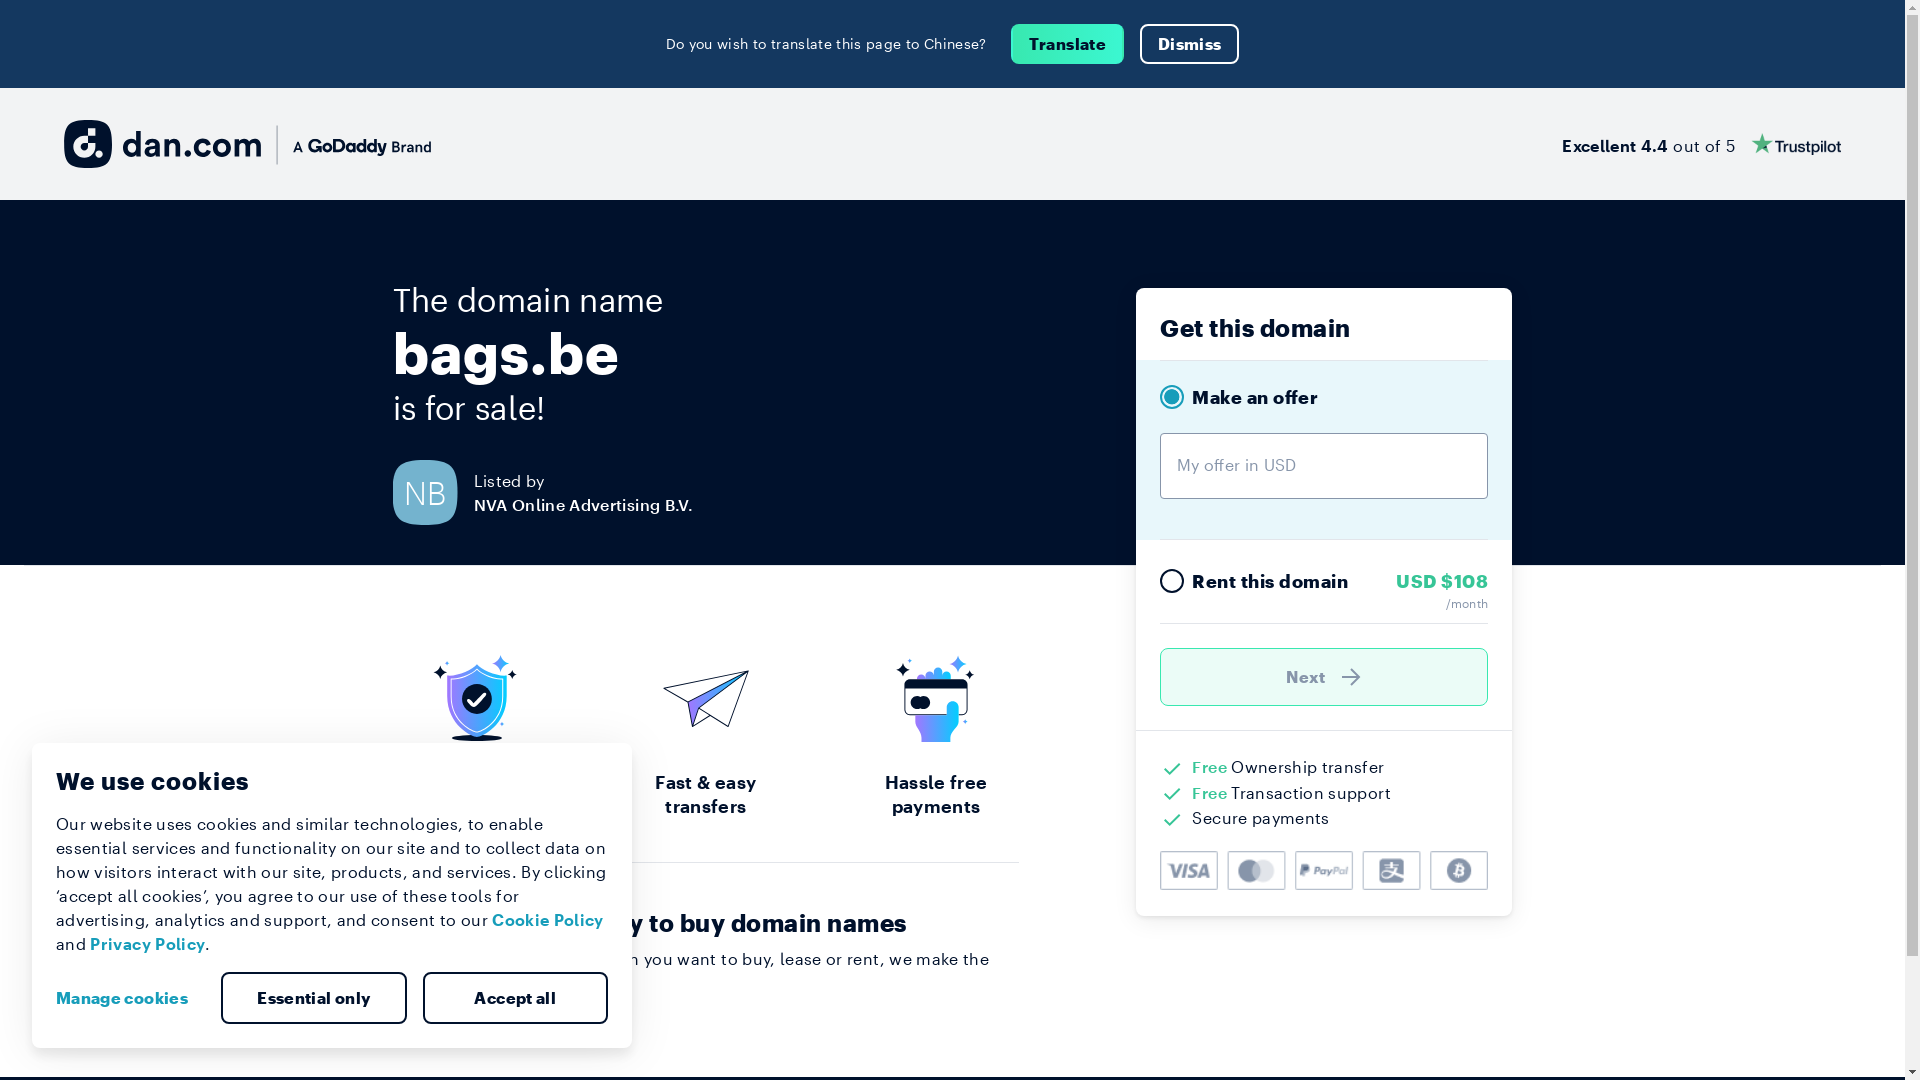  I want to click on 'Privacy Policy', so click(146, 943).